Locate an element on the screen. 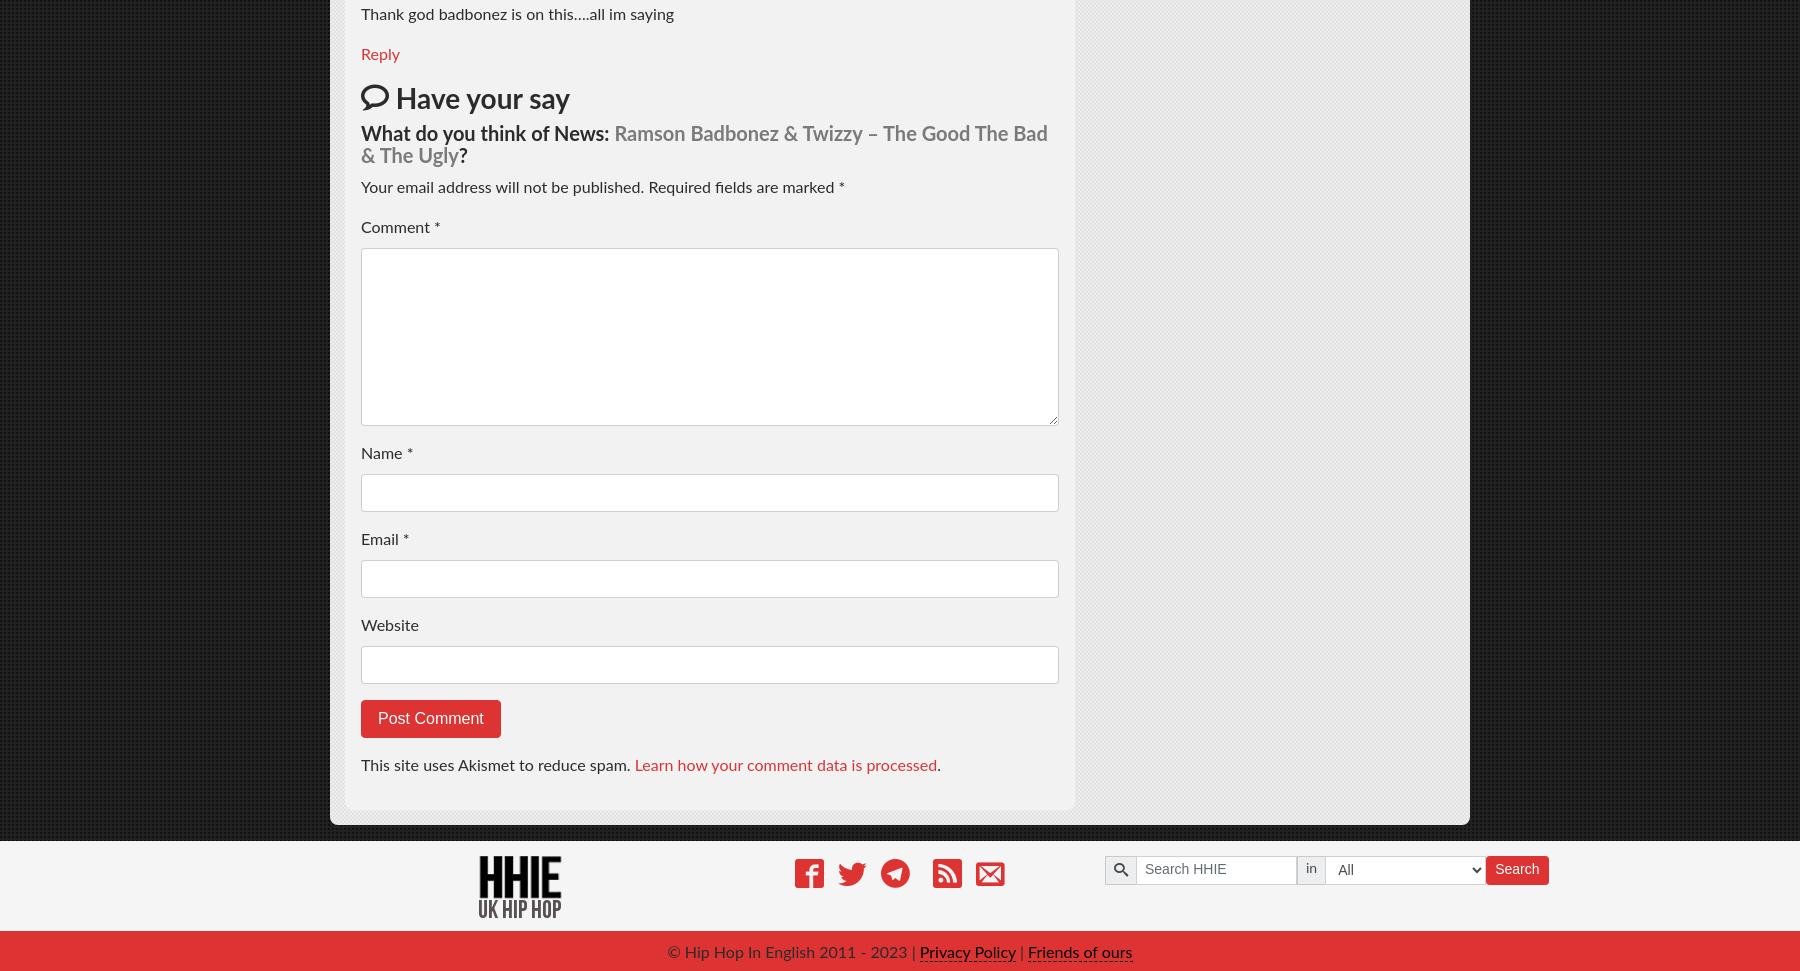 This screenshot has height=971, width=1800. 'Learn how your comment data is processed' is located at coordinates (784, 764).